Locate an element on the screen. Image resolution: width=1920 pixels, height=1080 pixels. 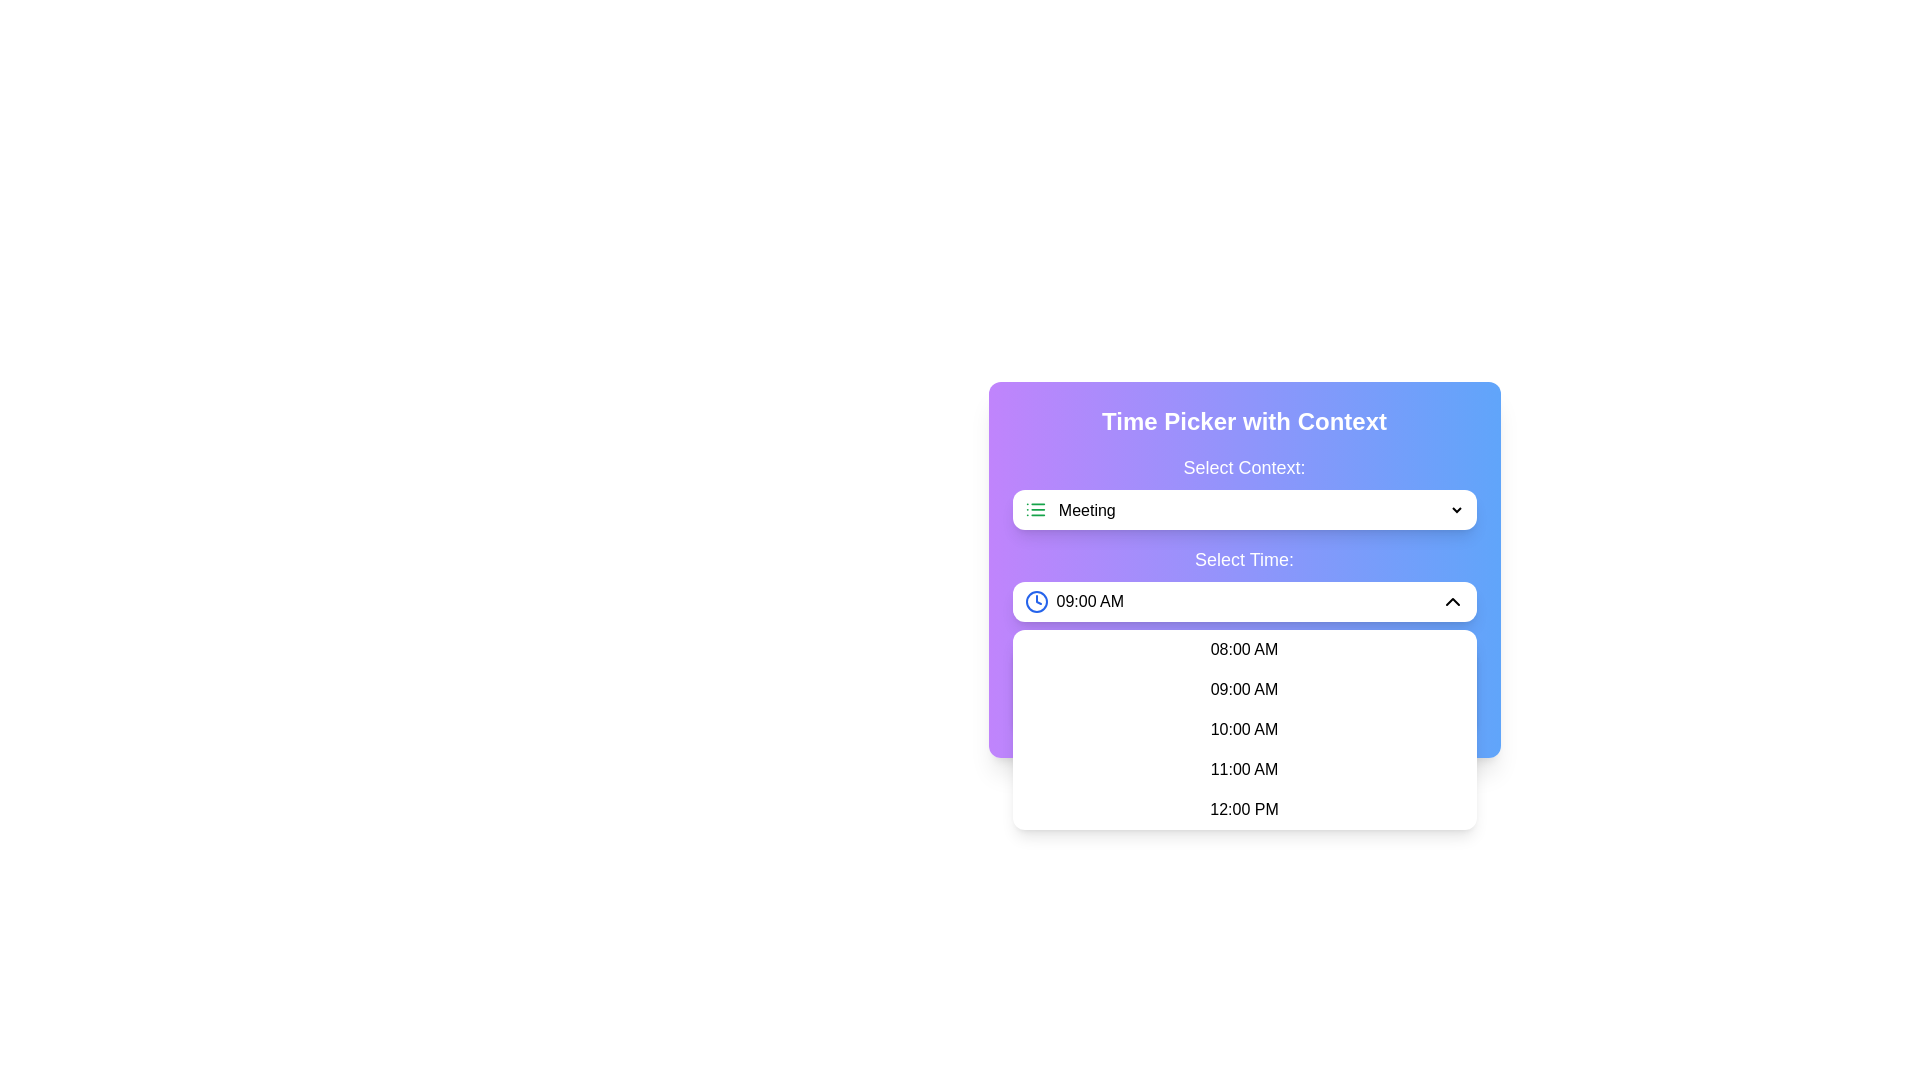
the third selectable item in the time picker list, which is positioned between '09:00 AM' and '11:00 AM' is located at coordinates (1243, 729).